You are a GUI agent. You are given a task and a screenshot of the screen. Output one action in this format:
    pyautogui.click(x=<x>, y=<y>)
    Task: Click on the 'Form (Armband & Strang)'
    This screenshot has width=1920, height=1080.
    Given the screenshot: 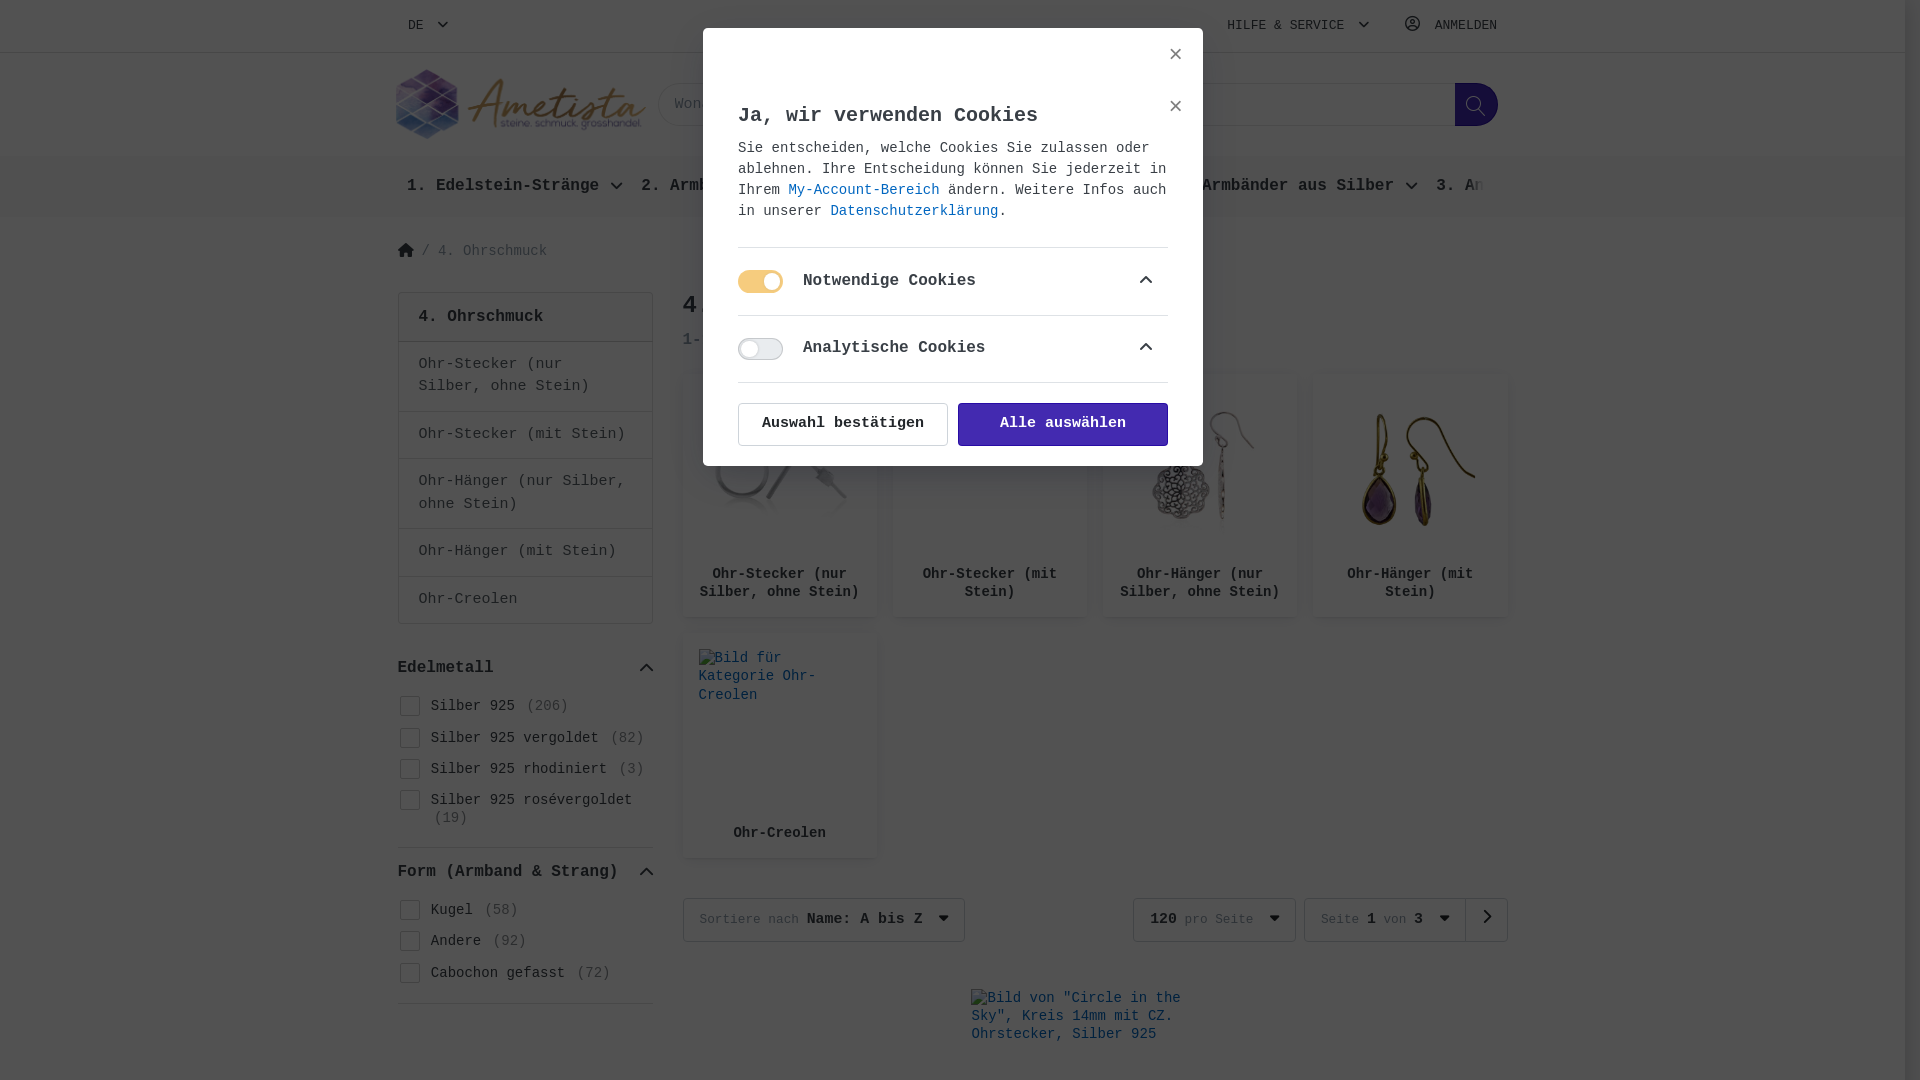 What is the action you would take?
    pyautogui.click(x=525, y=870)
    